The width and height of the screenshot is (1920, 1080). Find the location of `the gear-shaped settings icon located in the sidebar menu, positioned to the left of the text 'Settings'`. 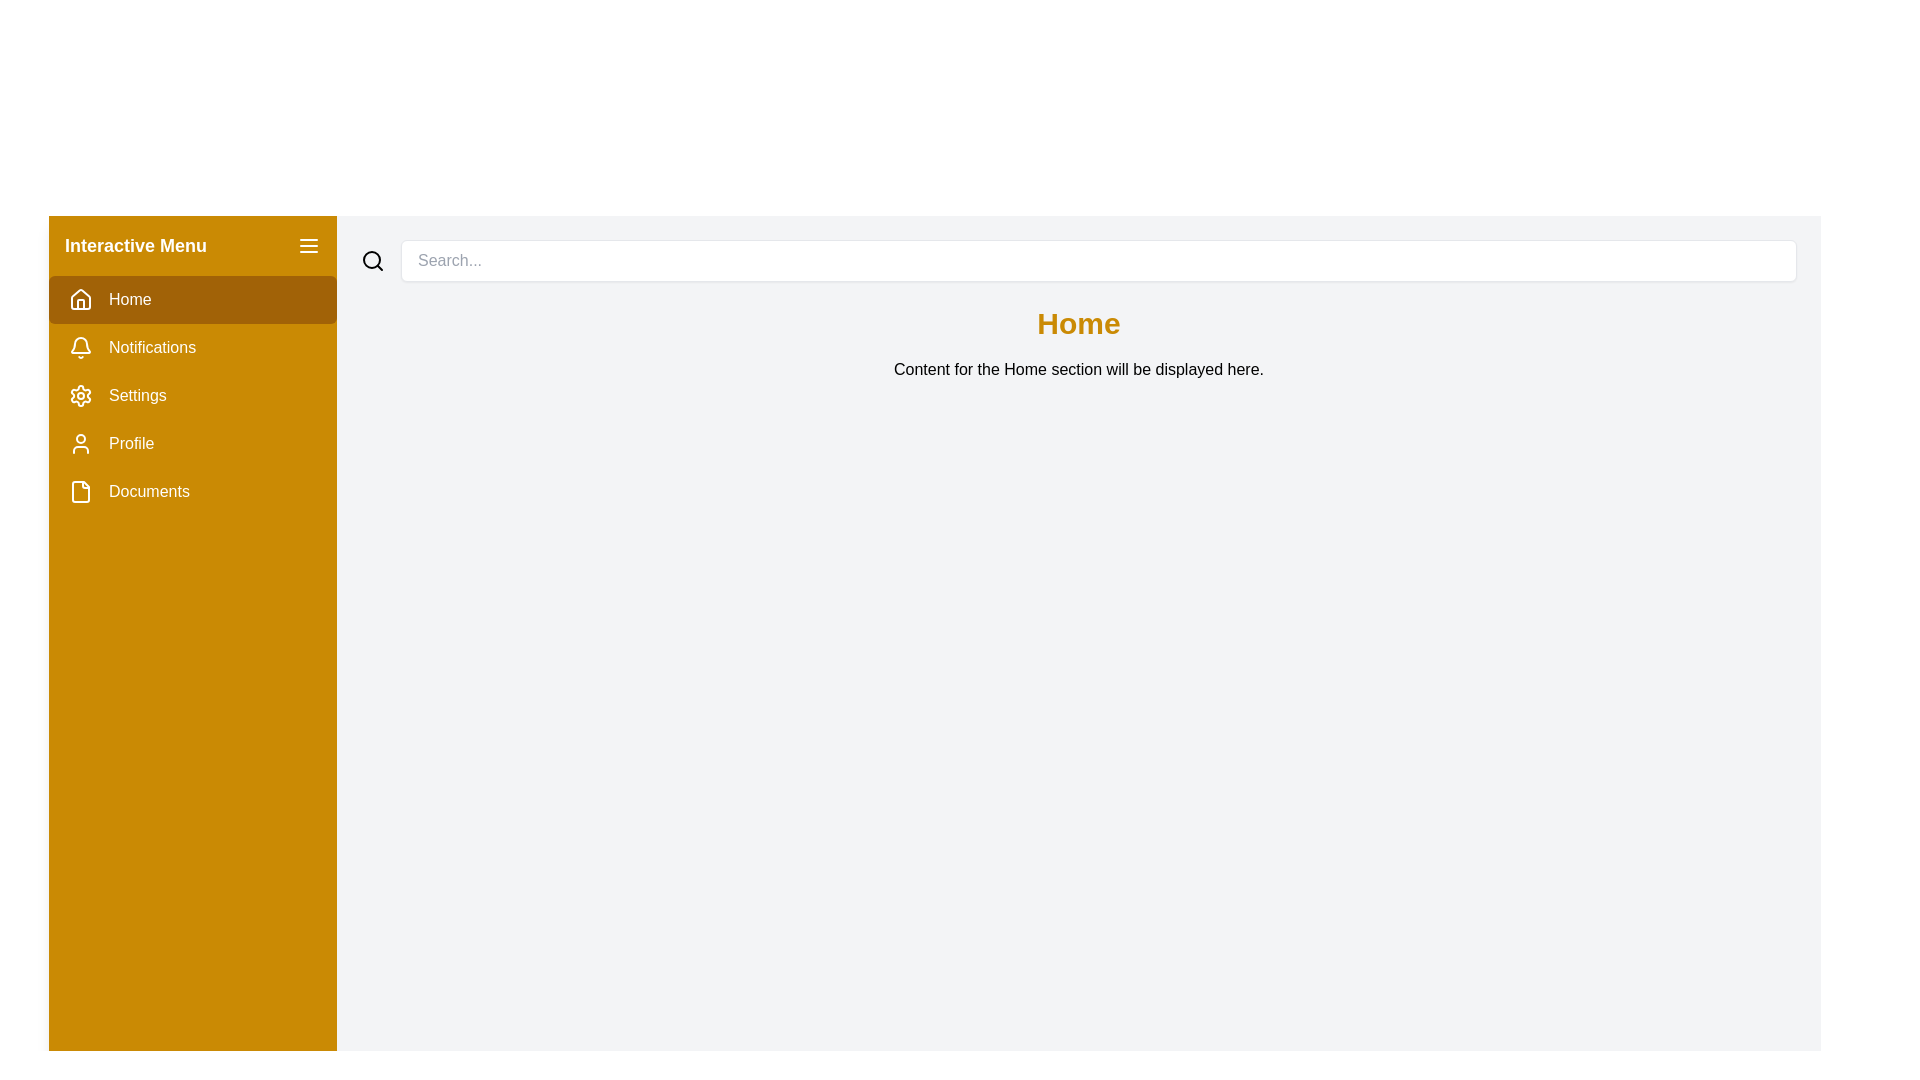

the gear-shaped settings icon located in the sidebar menu, positioned to the left of the text 'Settings' is located at coordinates (80, 396).